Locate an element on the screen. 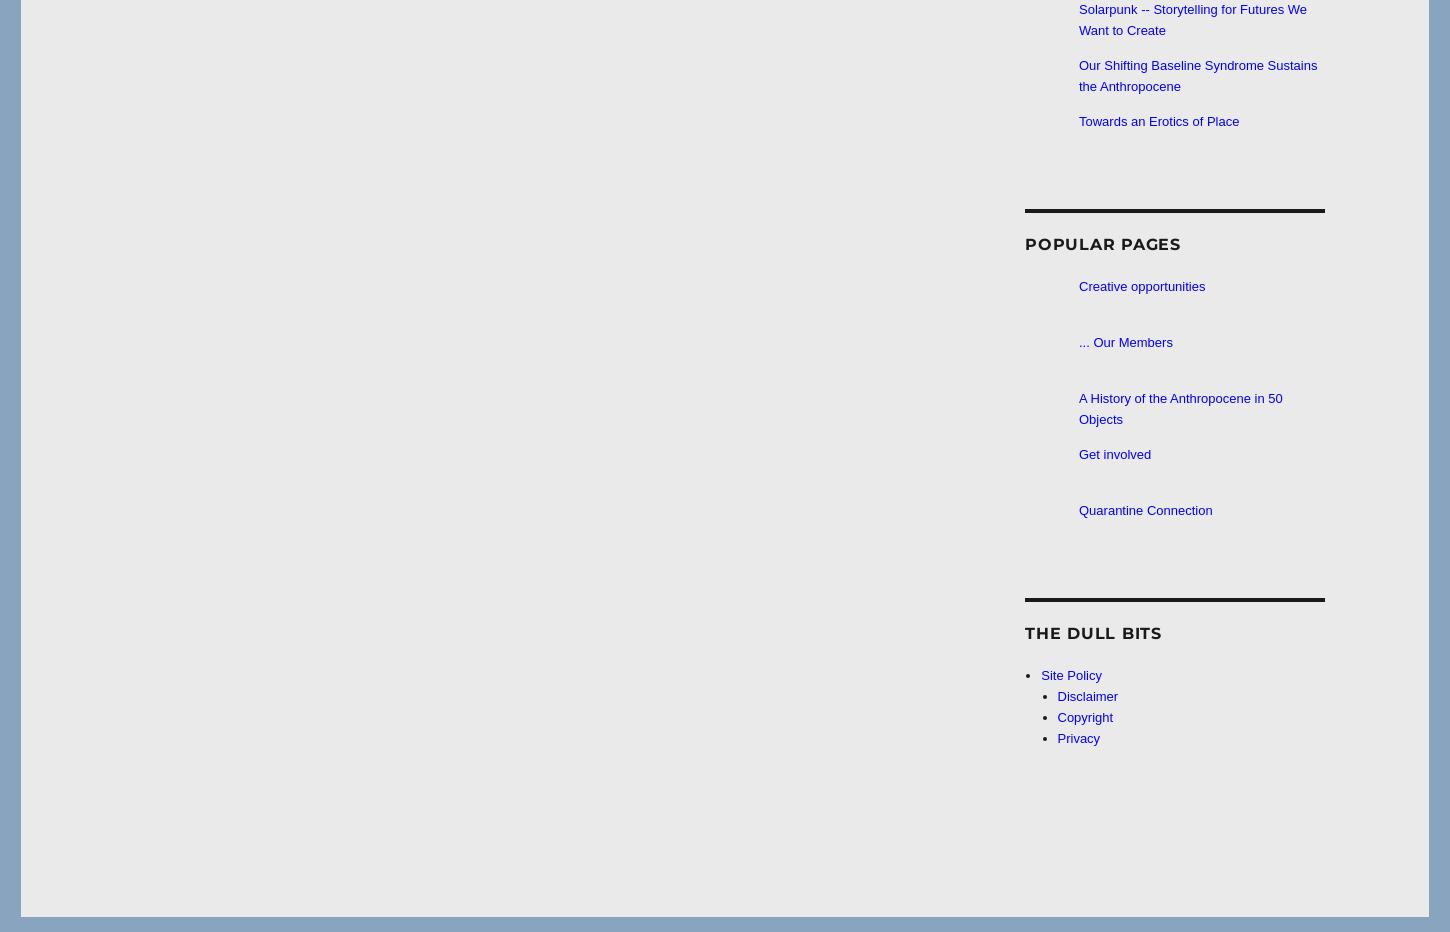 This screenshot has width=1450, height=932. 'Copyright' is located at coordinates (1085, 716).